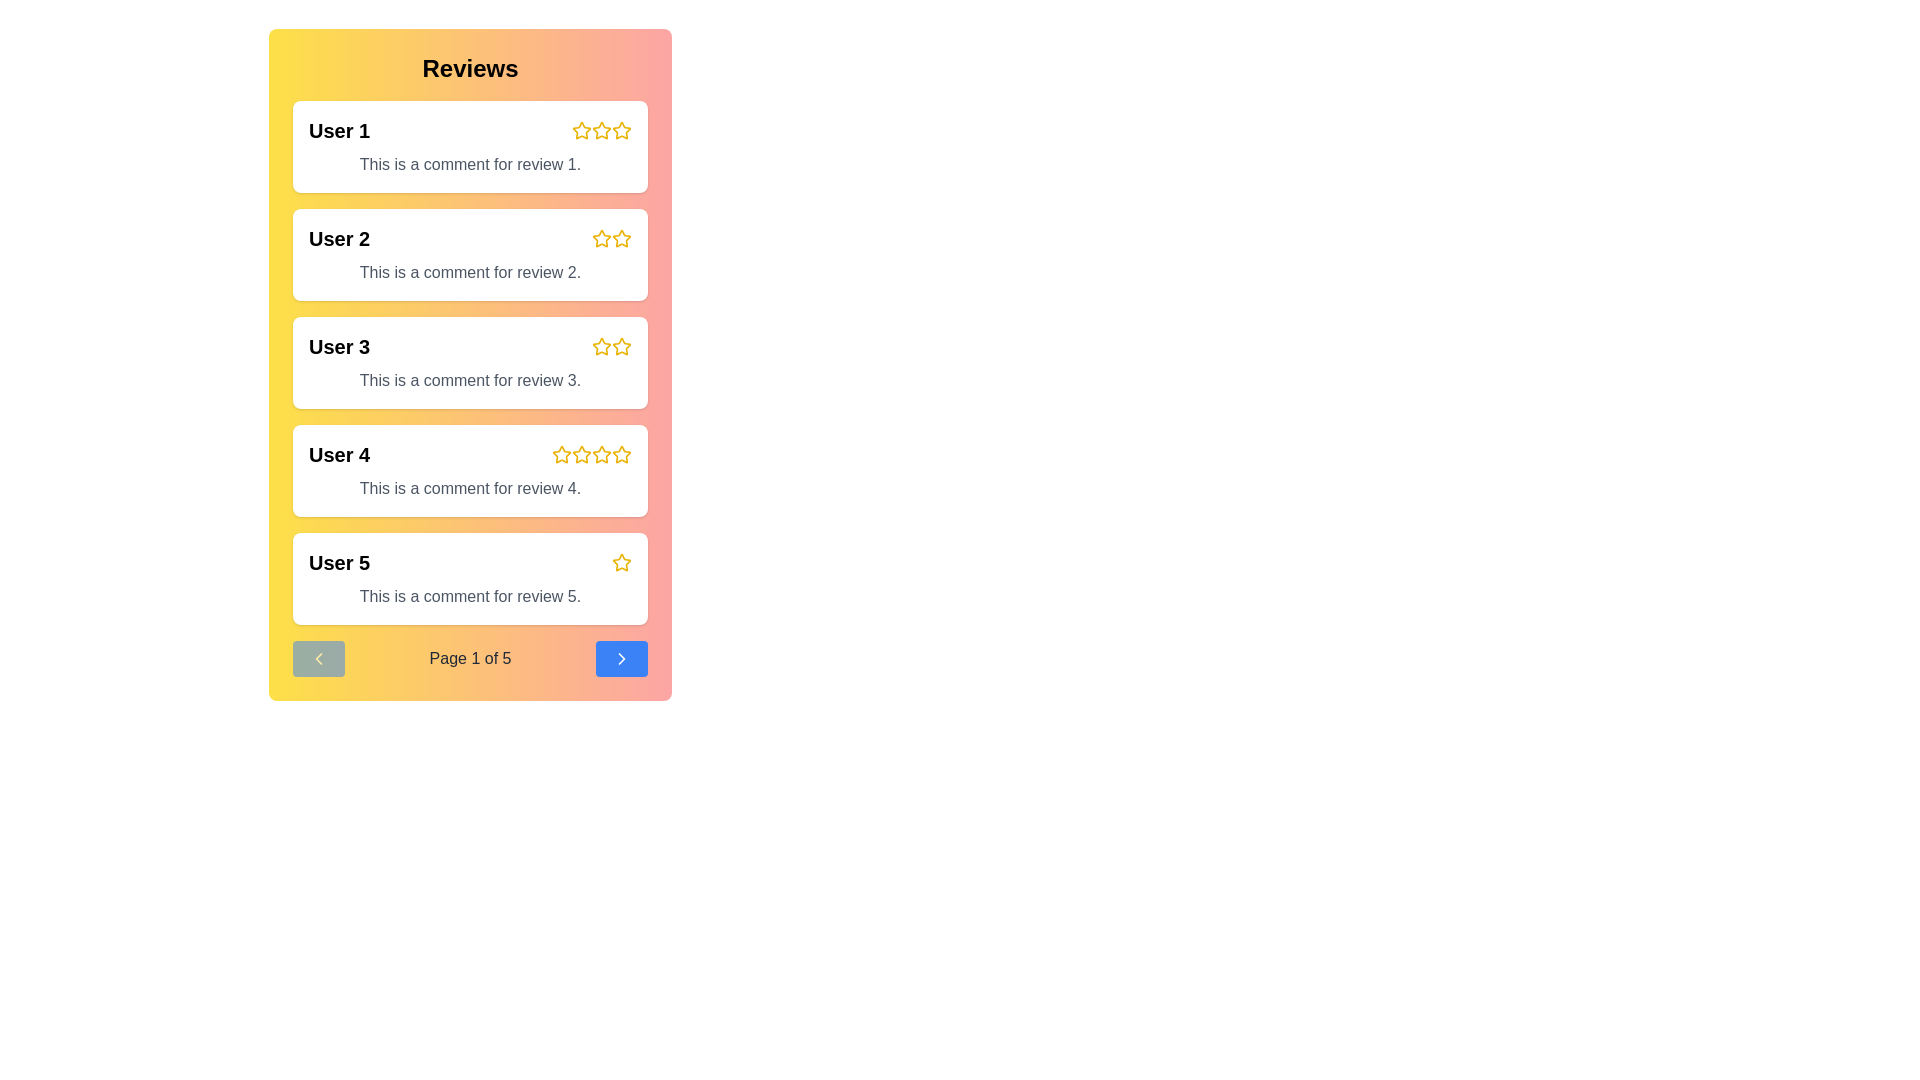 Image resolution: width=1920 pixels, height=1080 pixels. What do you see at coordinates (580, 131) in the screenshot?
I see `the first yellow outlined star icon representing a rating unit in the 'User 1' review block` at bounding box center [580, 131].